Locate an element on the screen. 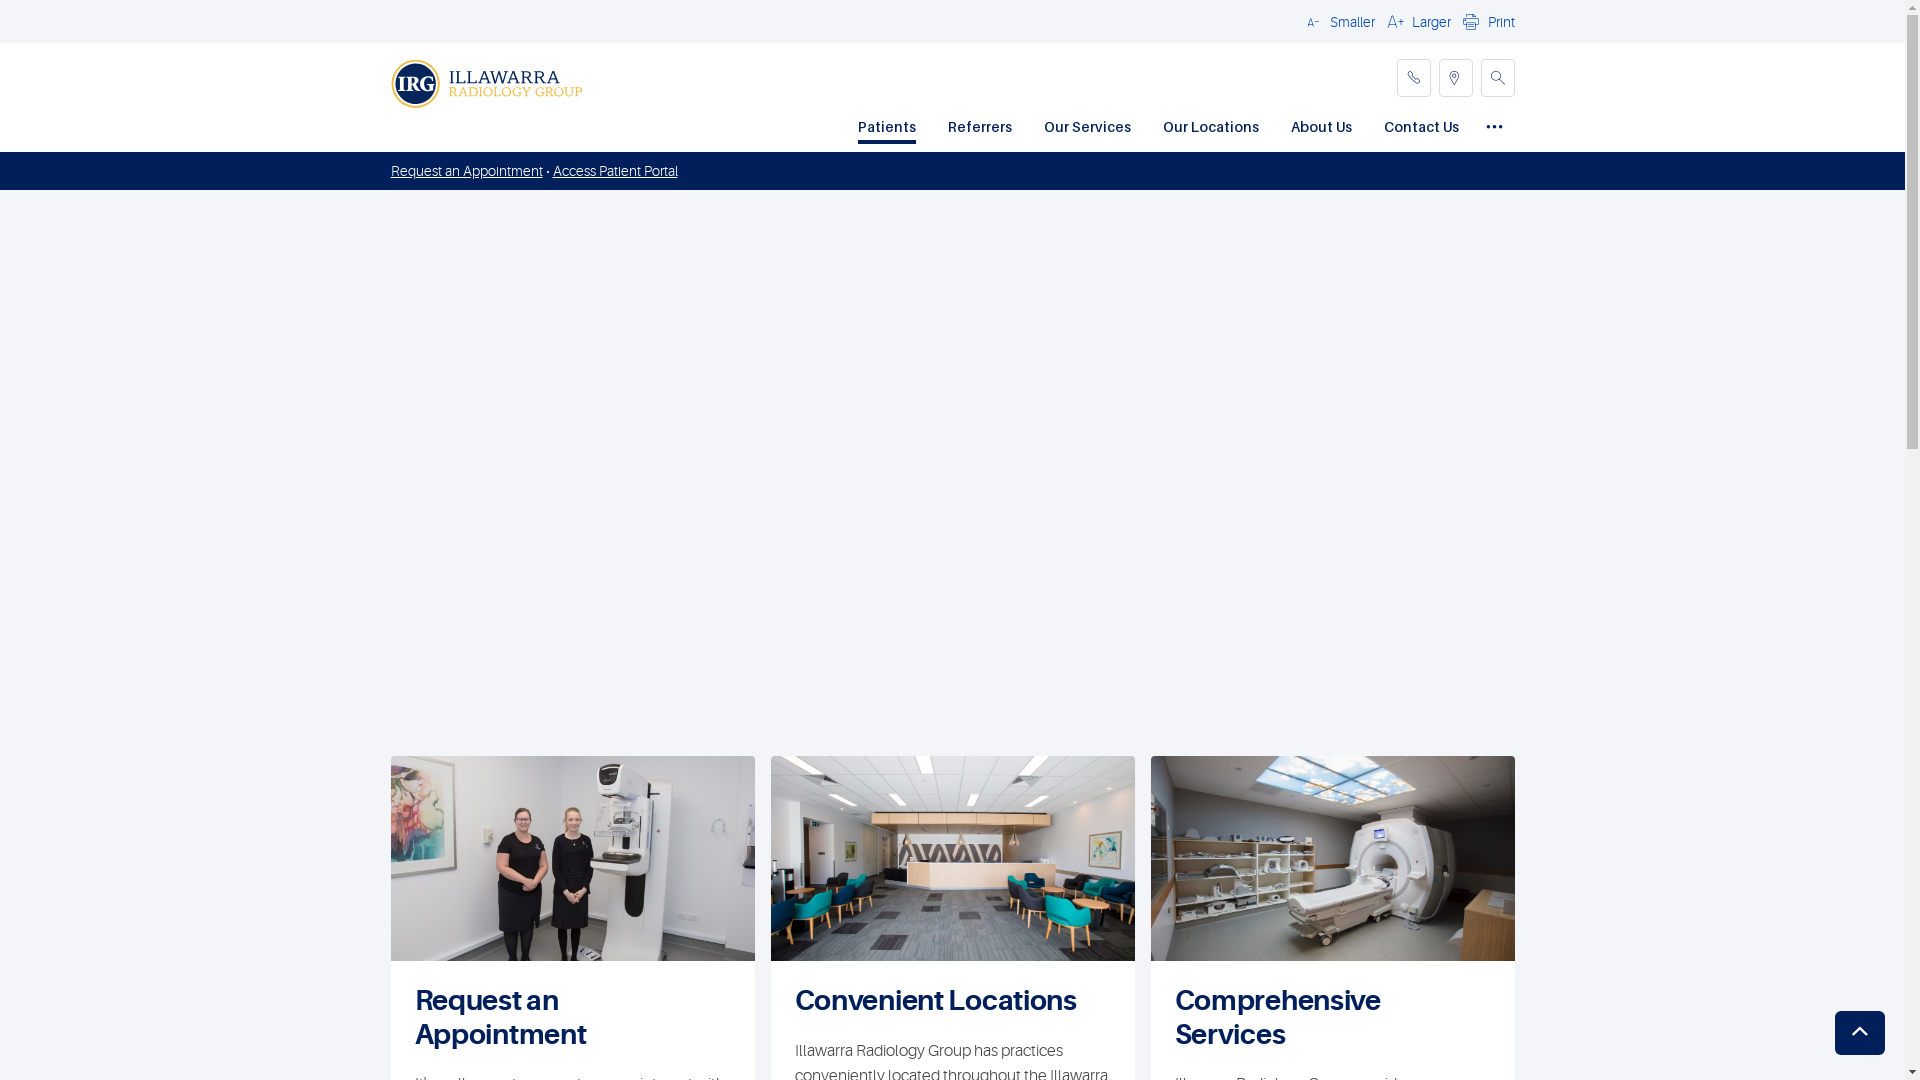 This screenshot has width=1920, height=1080. 'Contact Us' is located at coordinates (1420, 128).